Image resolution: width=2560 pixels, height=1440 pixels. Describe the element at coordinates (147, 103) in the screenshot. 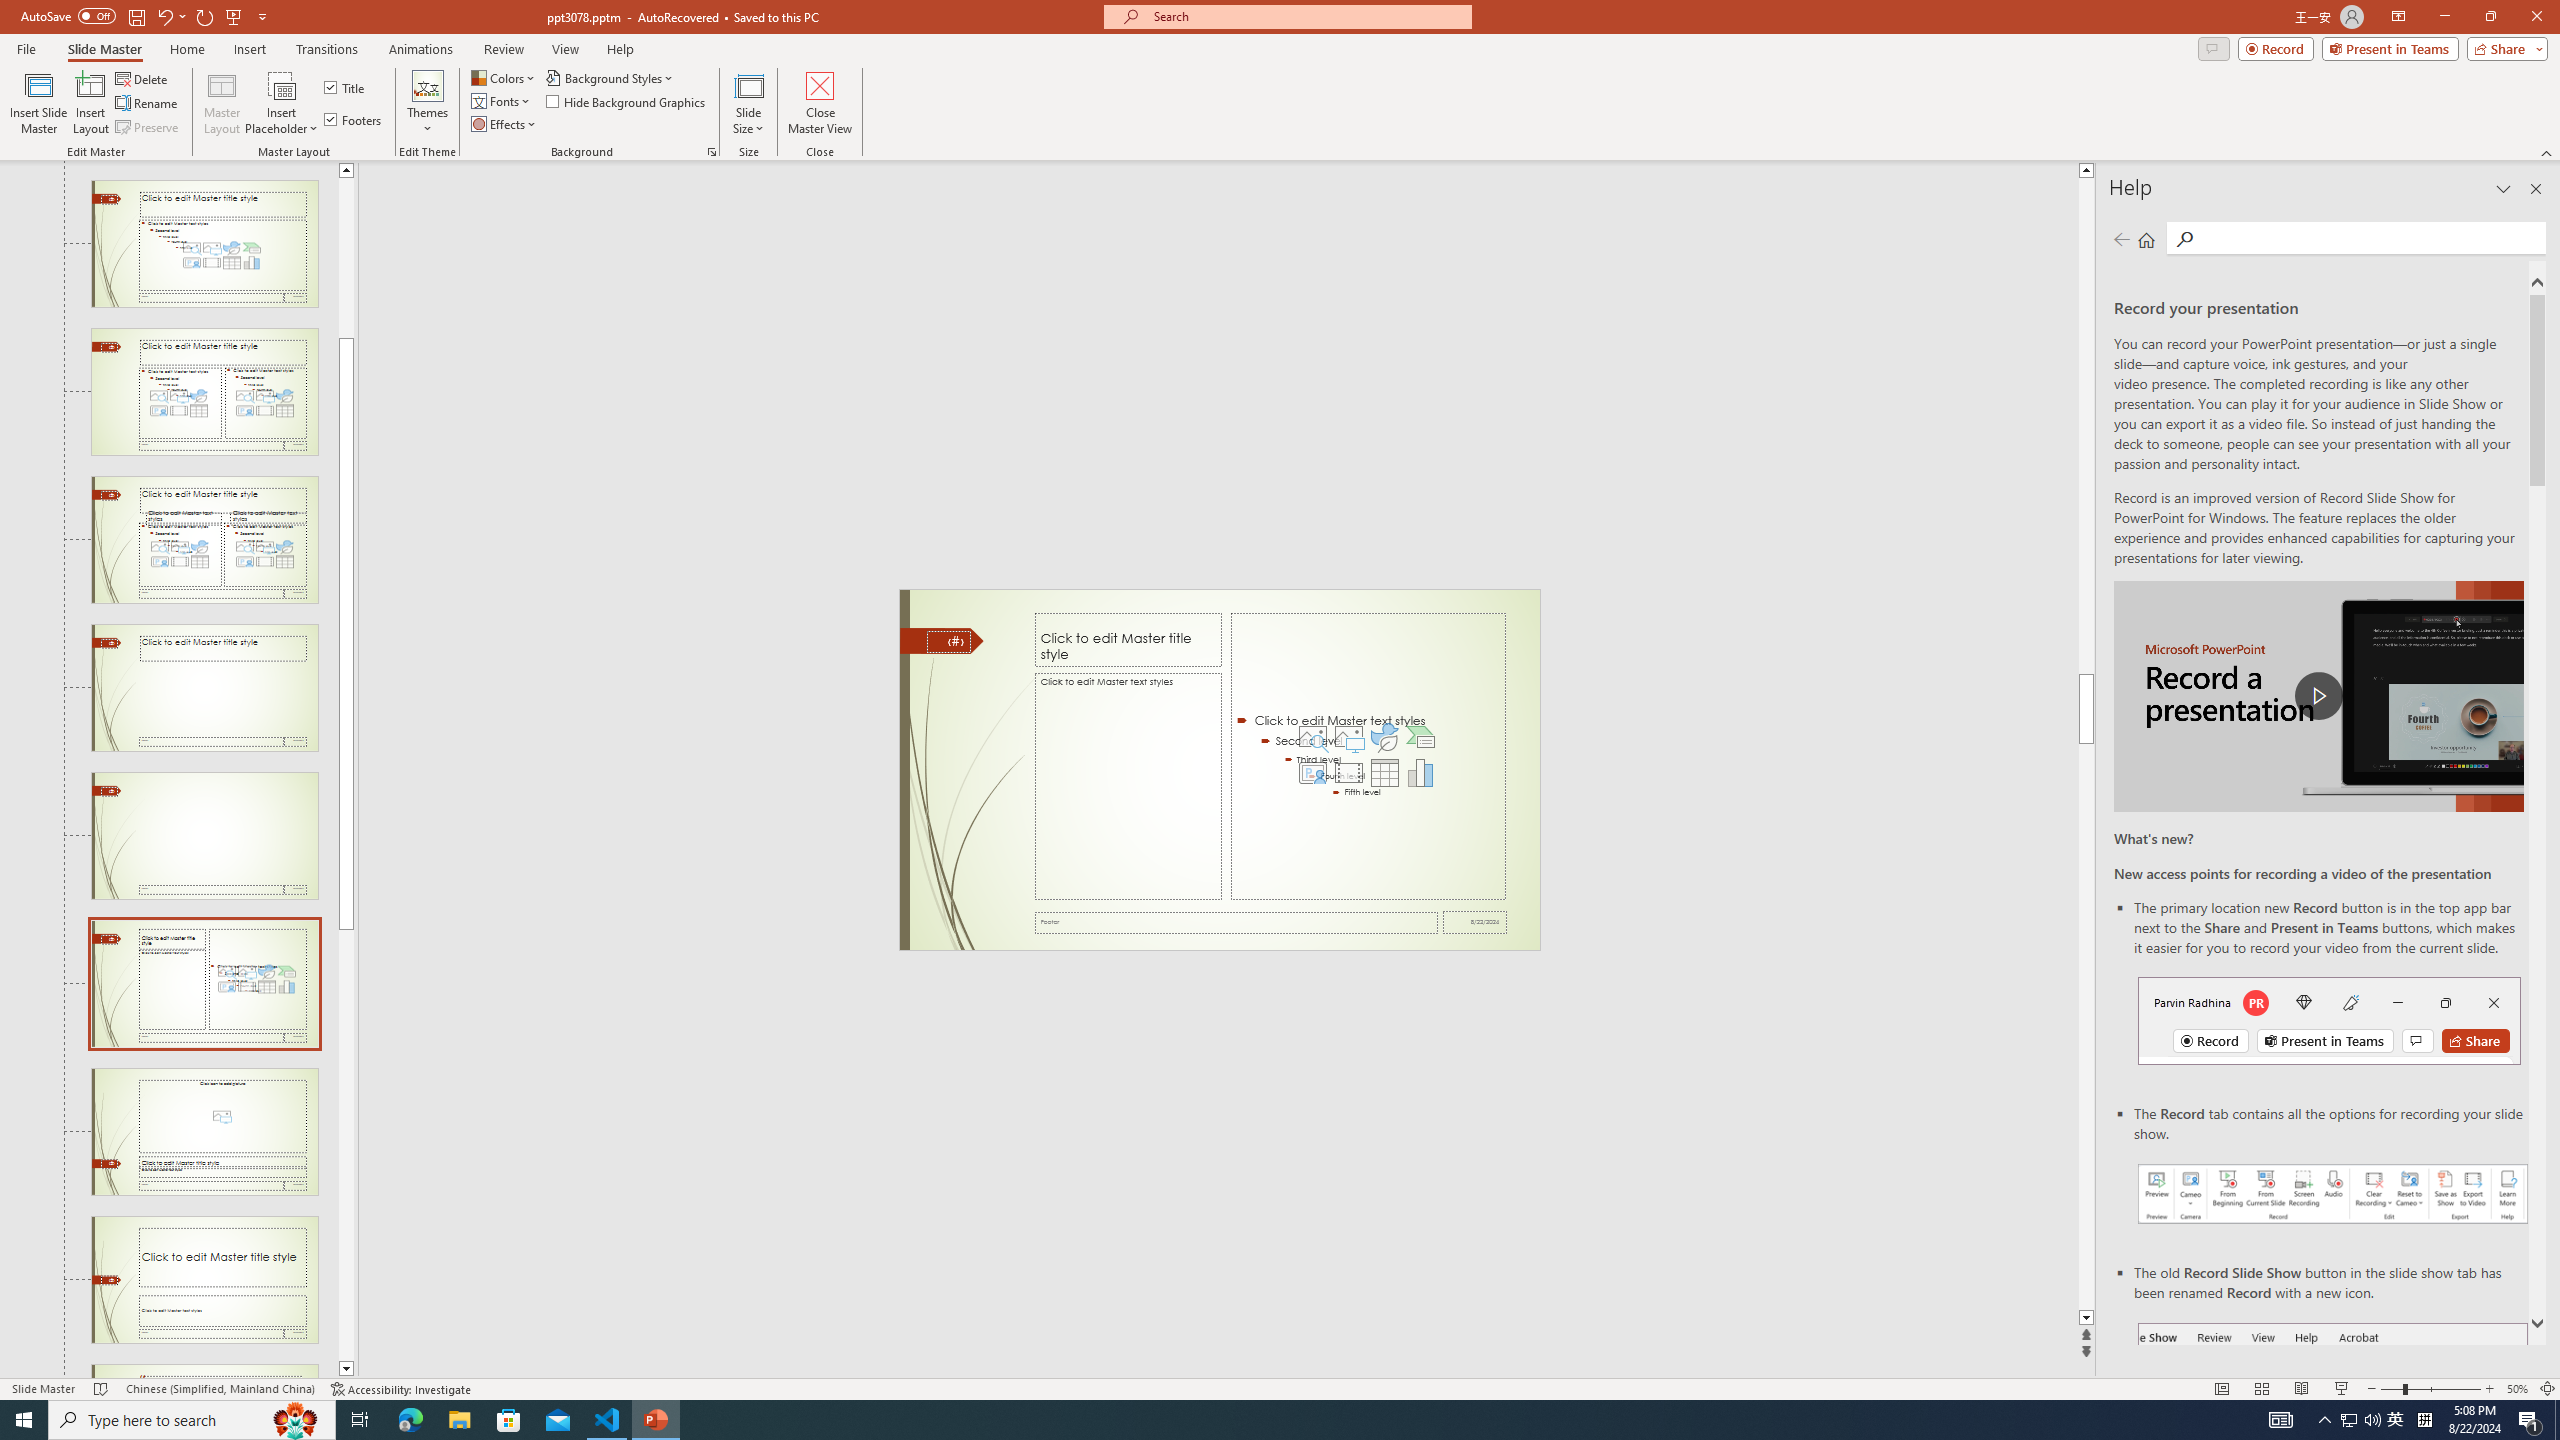

I see `'Rename'` at that location.